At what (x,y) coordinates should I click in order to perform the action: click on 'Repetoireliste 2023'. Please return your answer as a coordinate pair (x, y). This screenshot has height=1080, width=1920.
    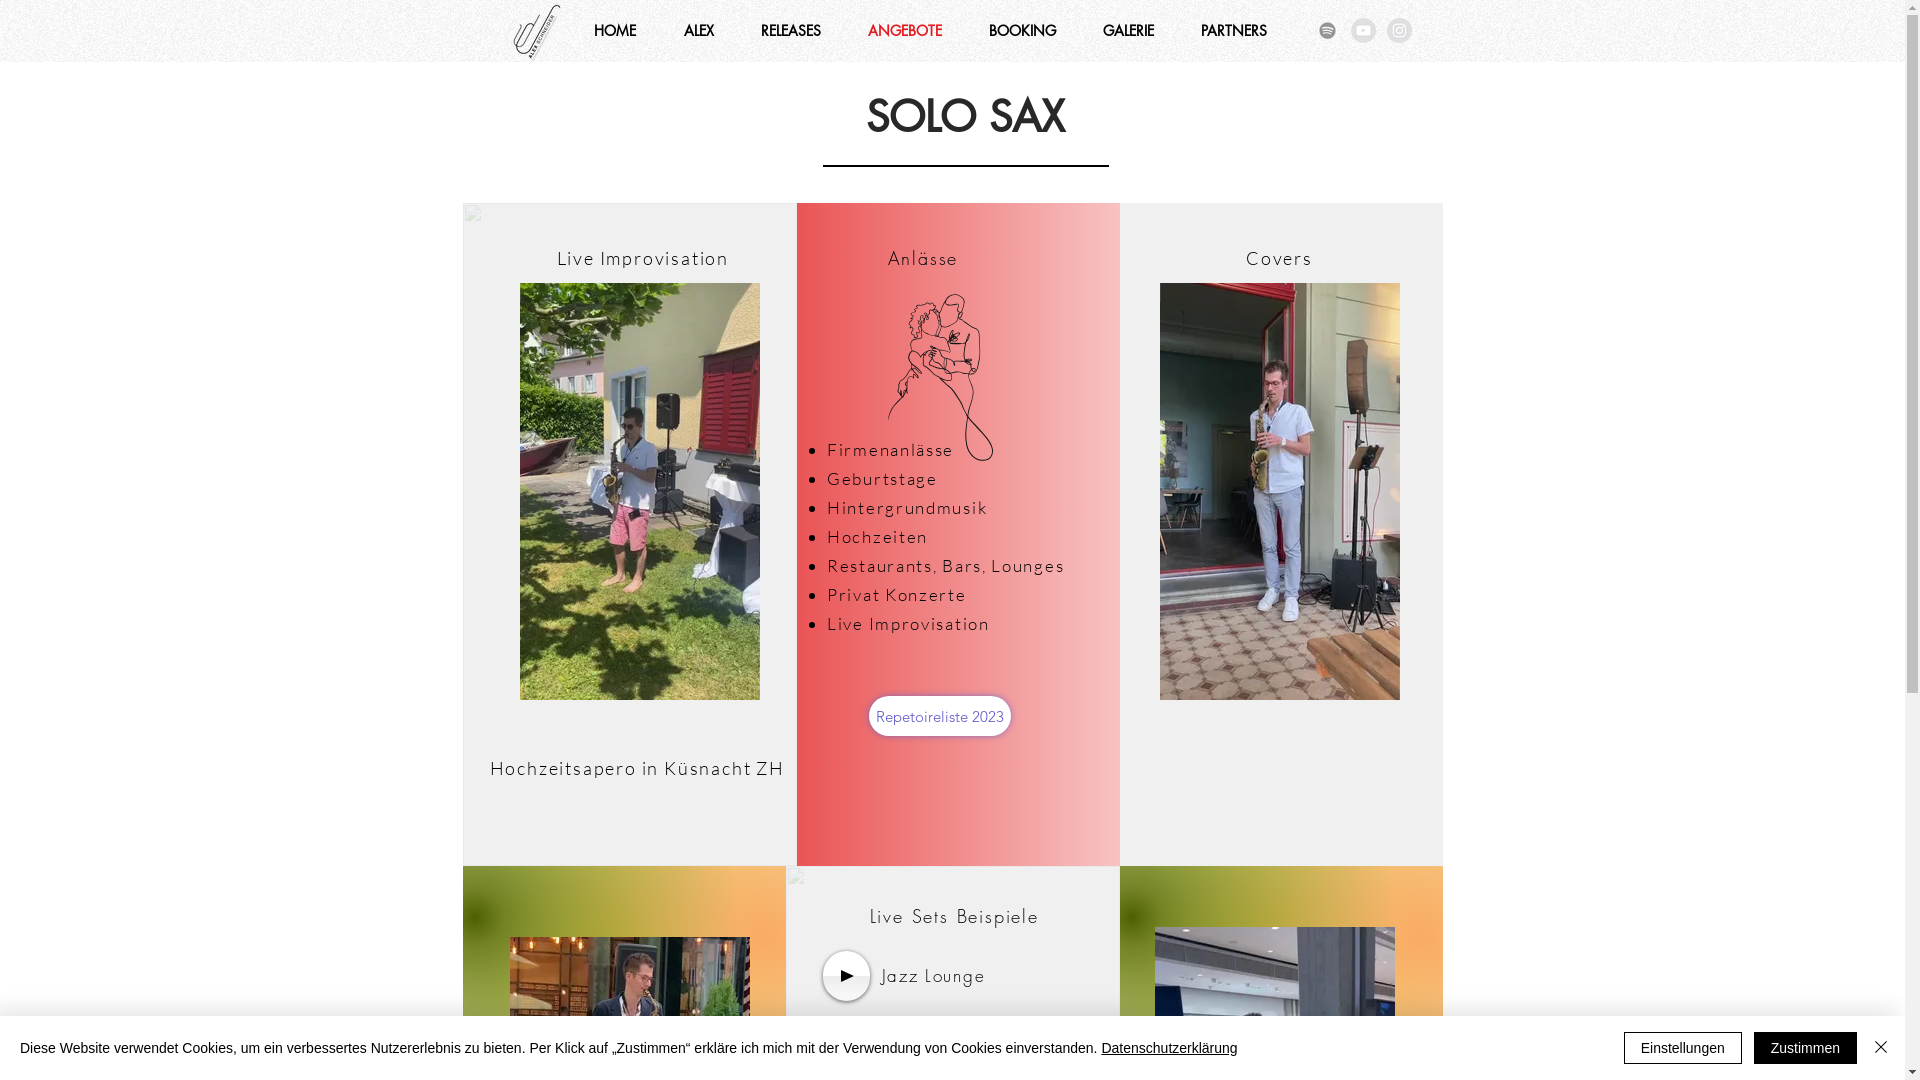
    Looking at the image, I should click on (868, 715).